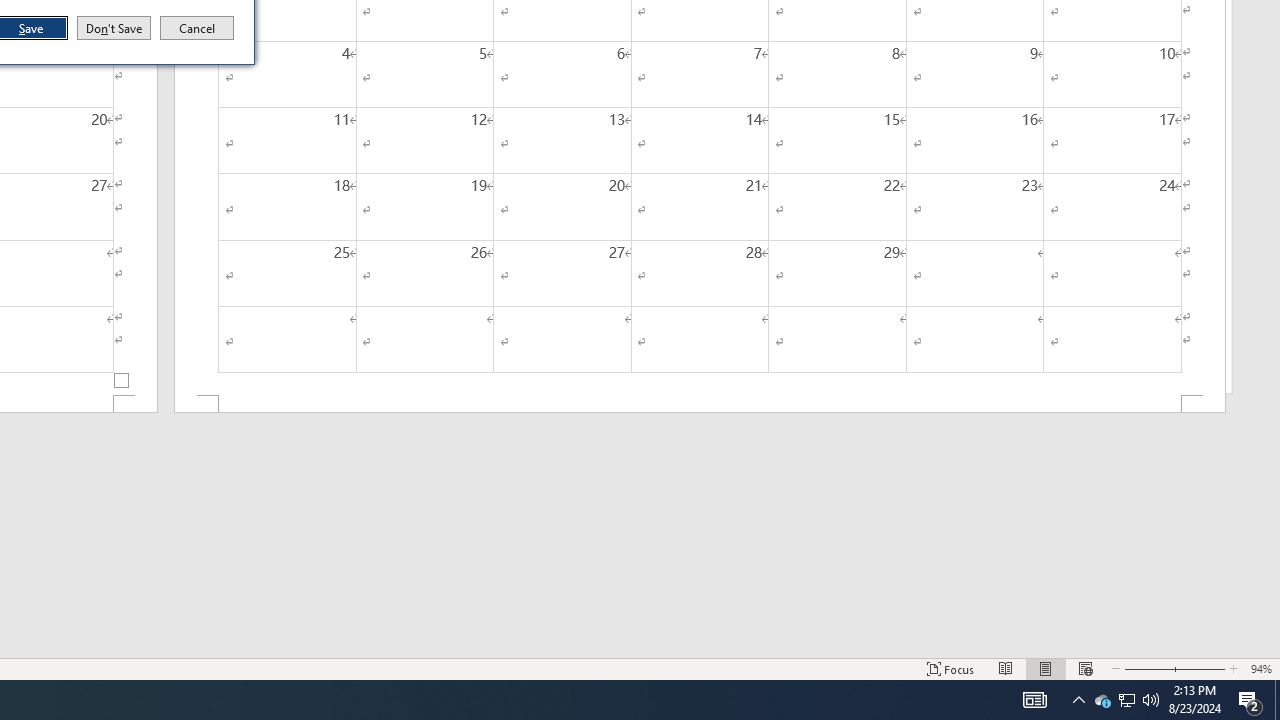 This screenshot has width=1280, height=720. I want to click on 'Footer -Section 2-', so click(700, 404).